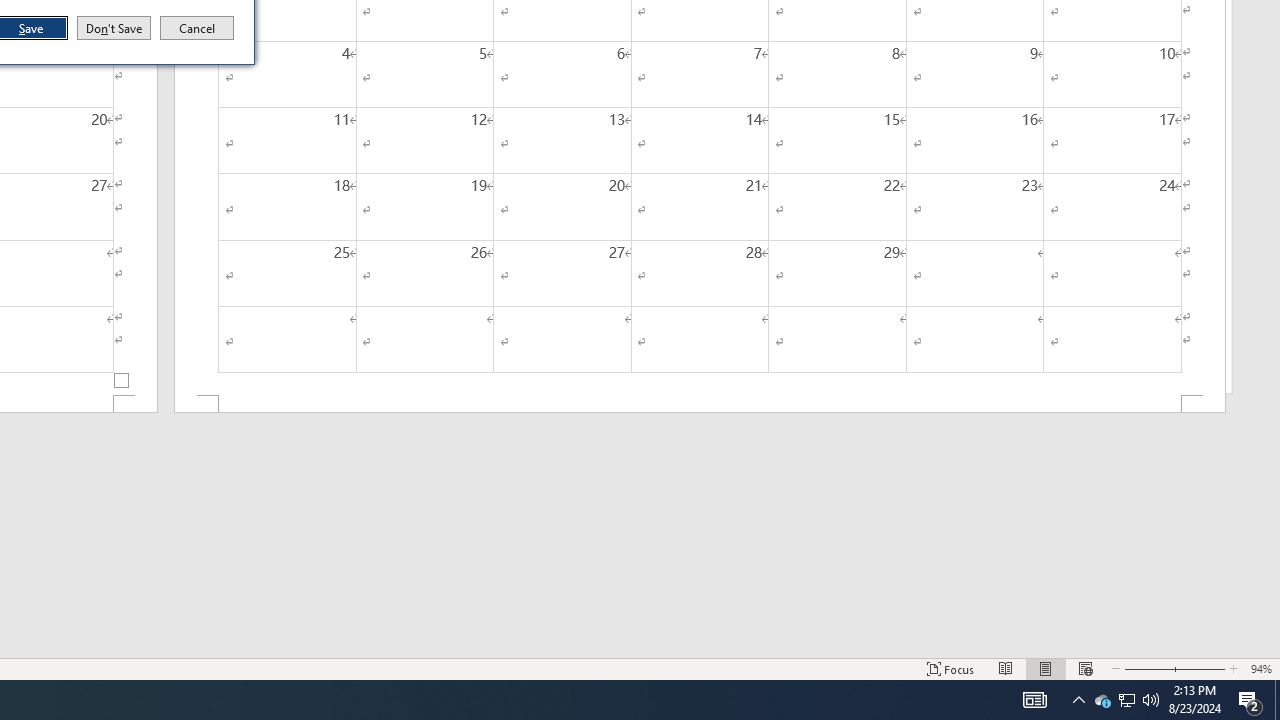 This screenshot has width=1280, height=720. I want to click on 'Footer -Section 2-', so click(700, 404).